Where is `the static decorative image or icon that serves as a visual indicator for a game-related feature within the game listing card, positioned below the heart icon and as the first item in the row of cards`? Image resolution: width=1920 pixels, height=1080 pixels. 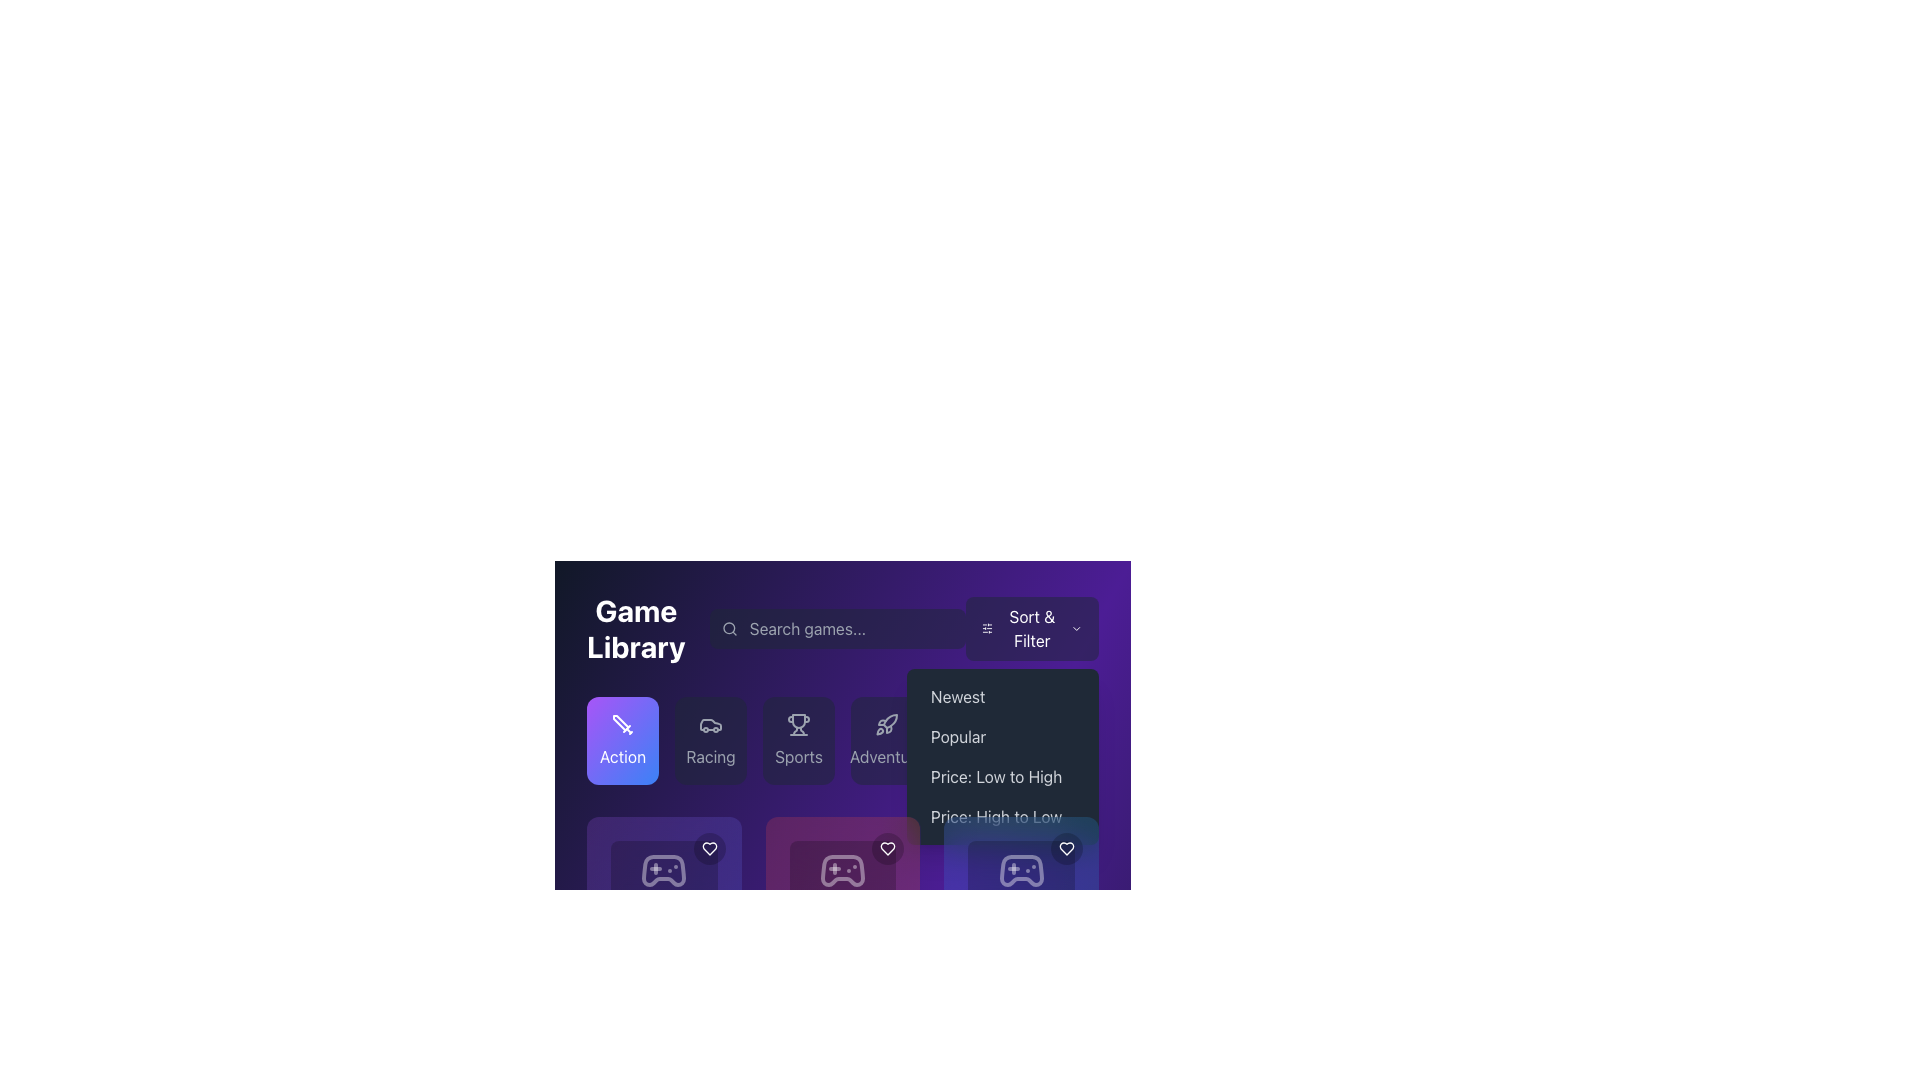 the static decorative image or icon that serves as a visual indicator for a game-related feature within the game listing card, positioned below the heart icon and as the first item in the row of cards is located at coordinates (664, 870).